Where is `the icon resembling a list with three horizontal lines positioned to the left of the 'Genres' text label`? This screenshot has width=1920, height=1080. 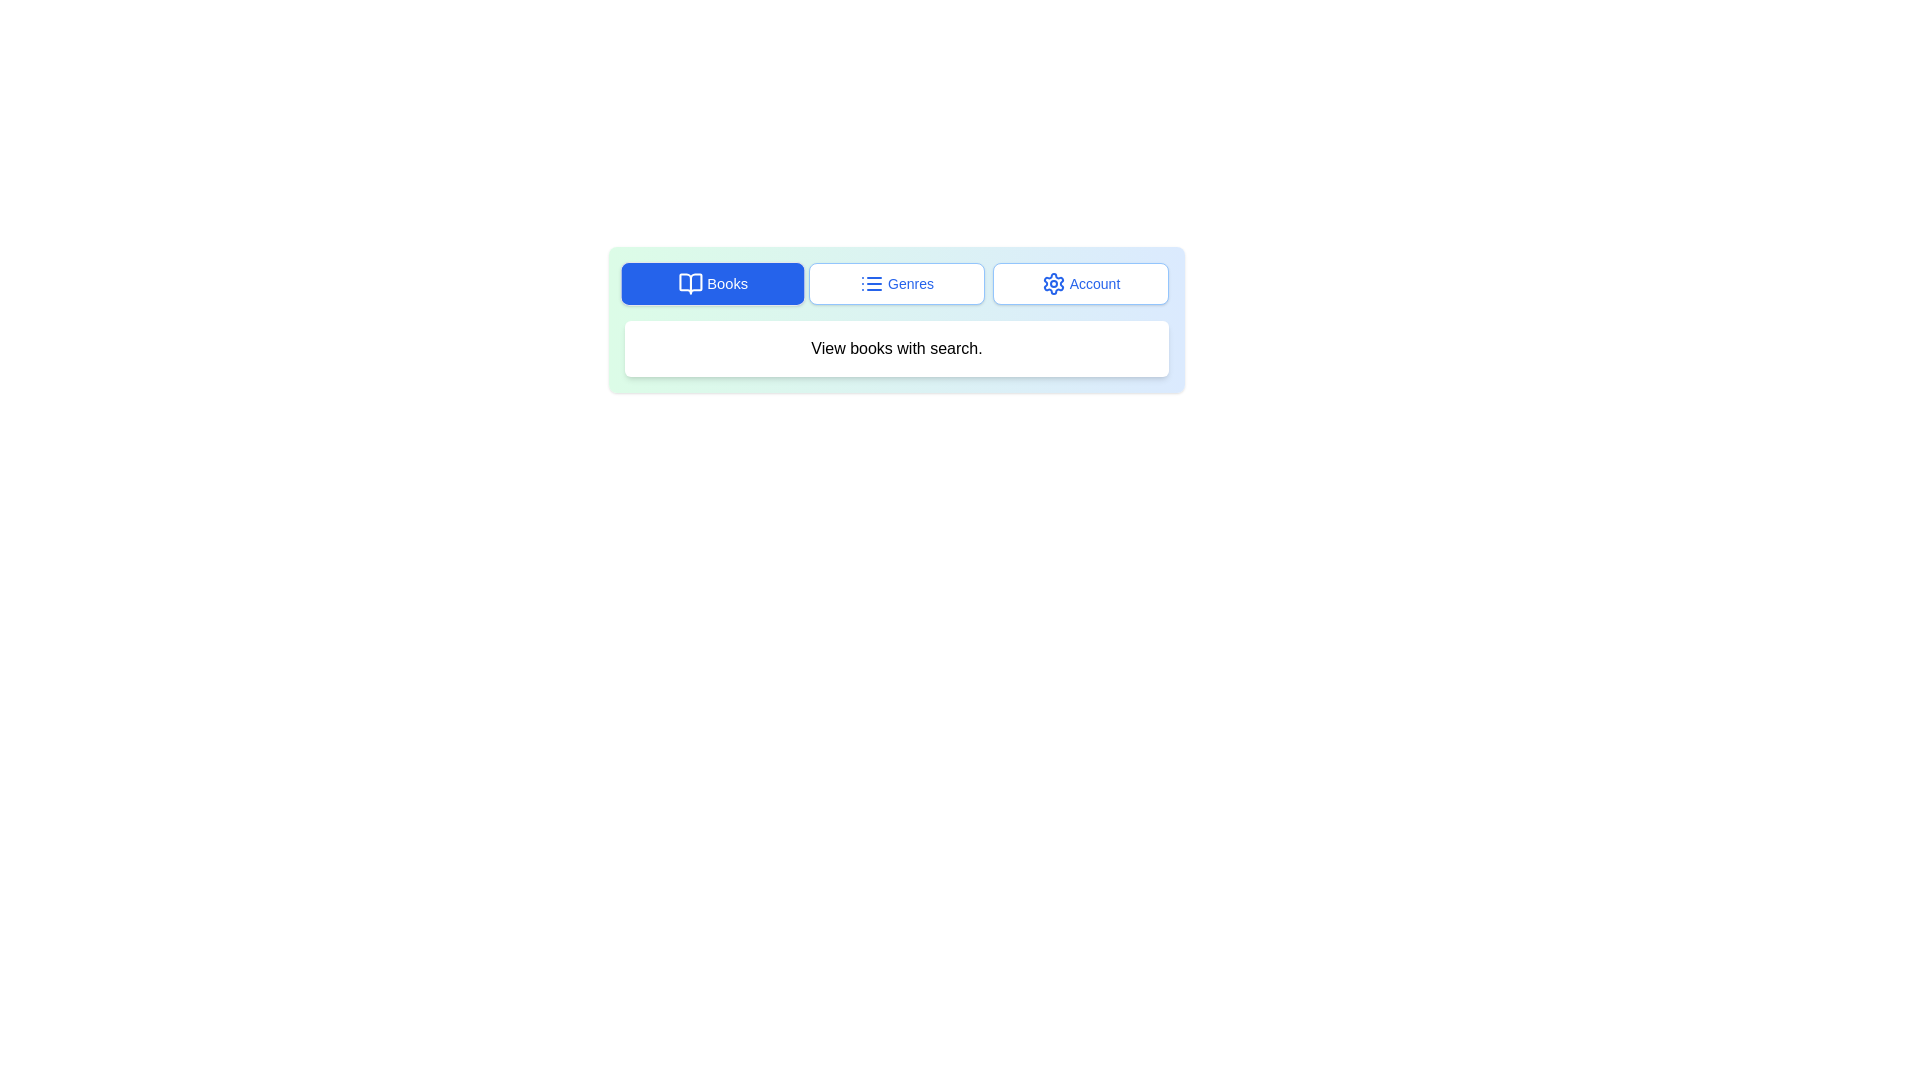 the icon resembling a list with three horizontal lines positioned to the left of the 'Genres' text label is located at coordinates (872, 284).